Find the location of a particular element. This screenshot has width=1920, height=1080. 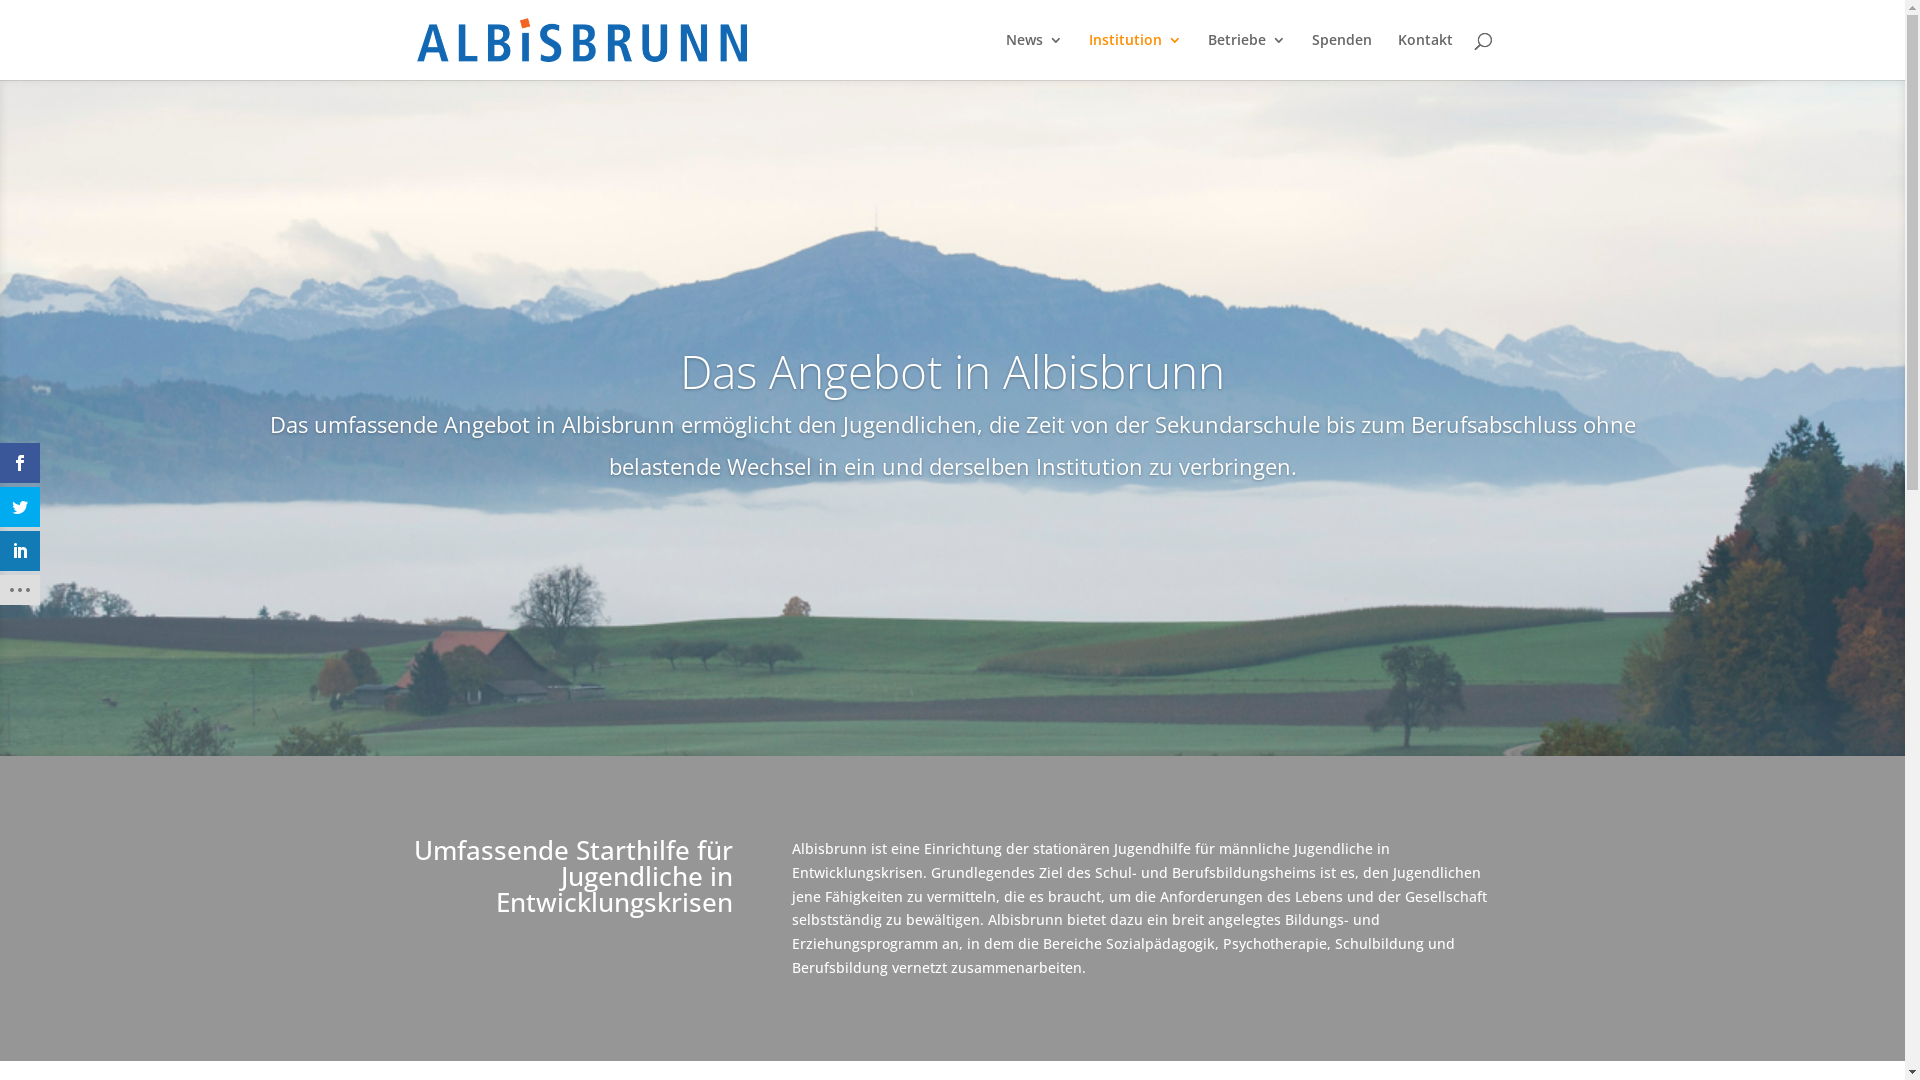

'Kontakt' is located at coordinates (1424, 55).